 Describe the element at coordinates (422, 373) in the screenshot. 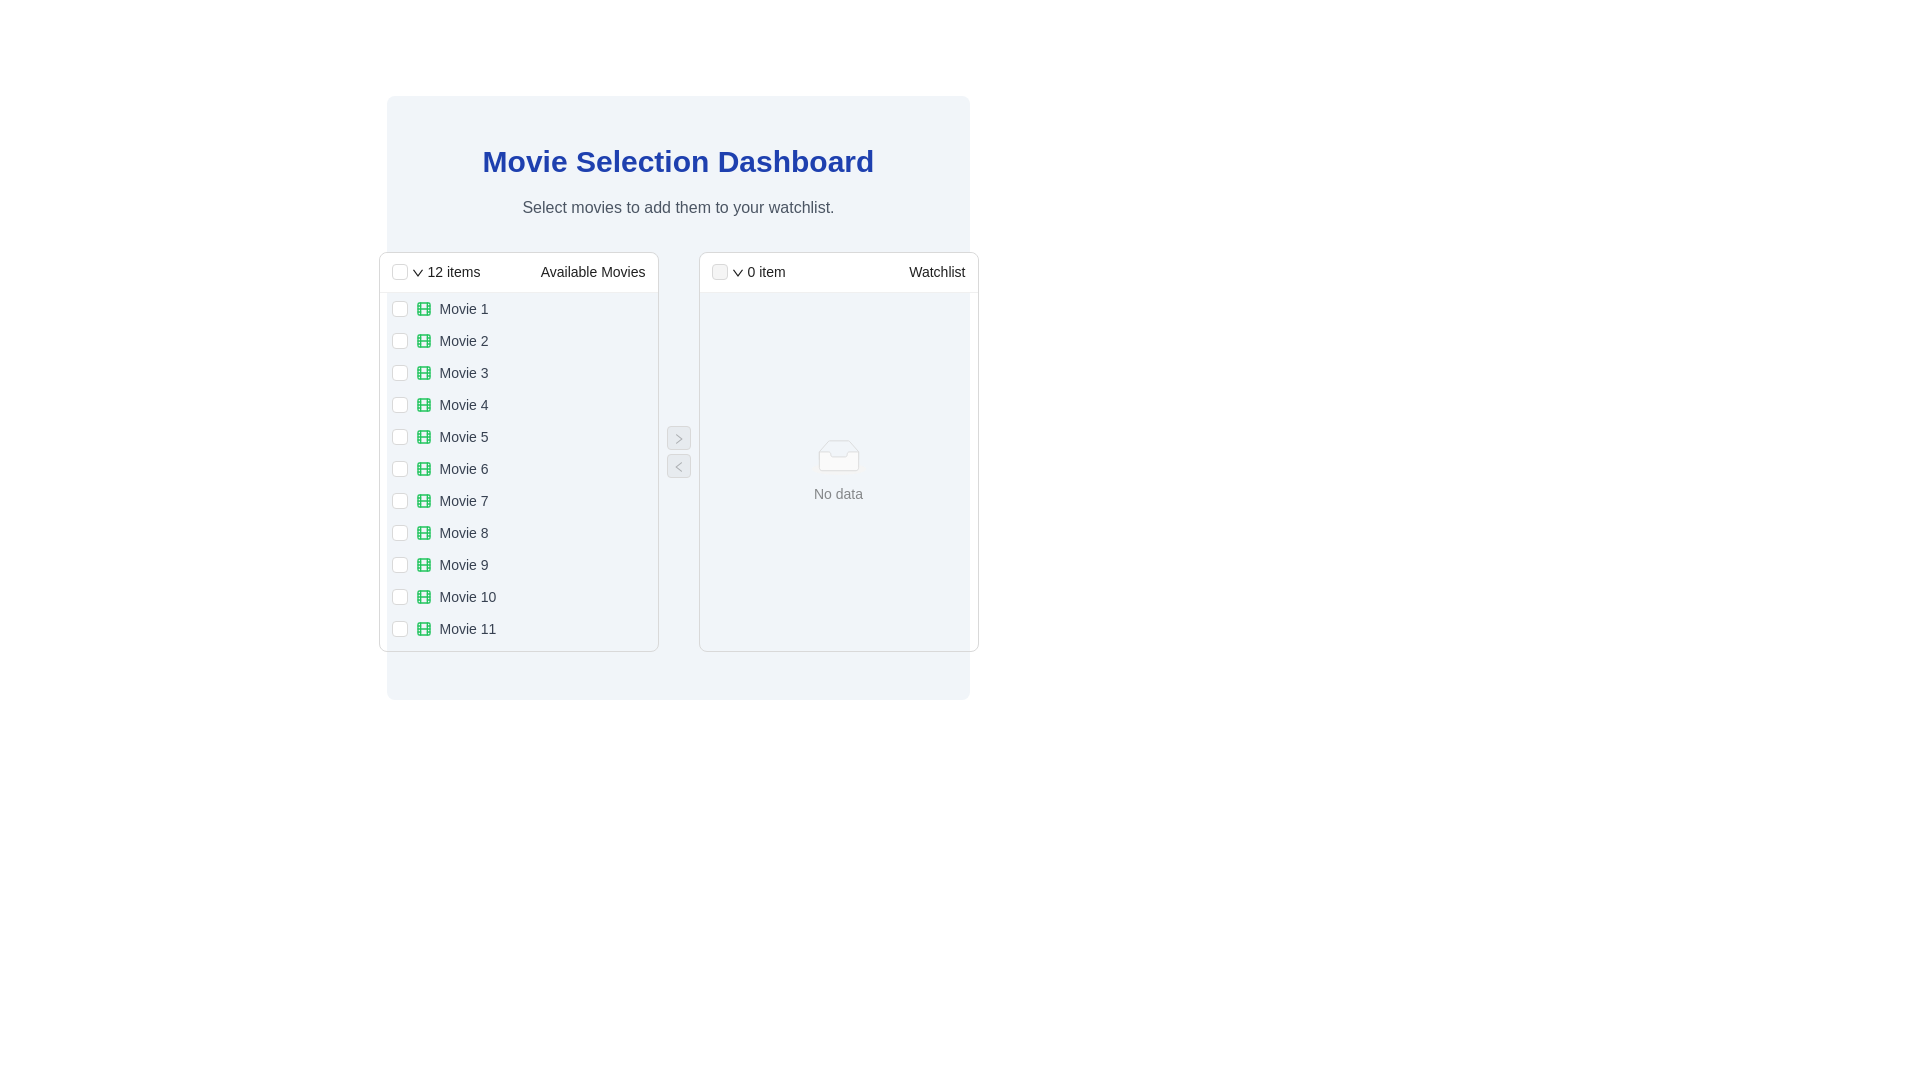

I see `the icon associated with the list item 'Movie 3' in the 'Available Movies' section` at that location.